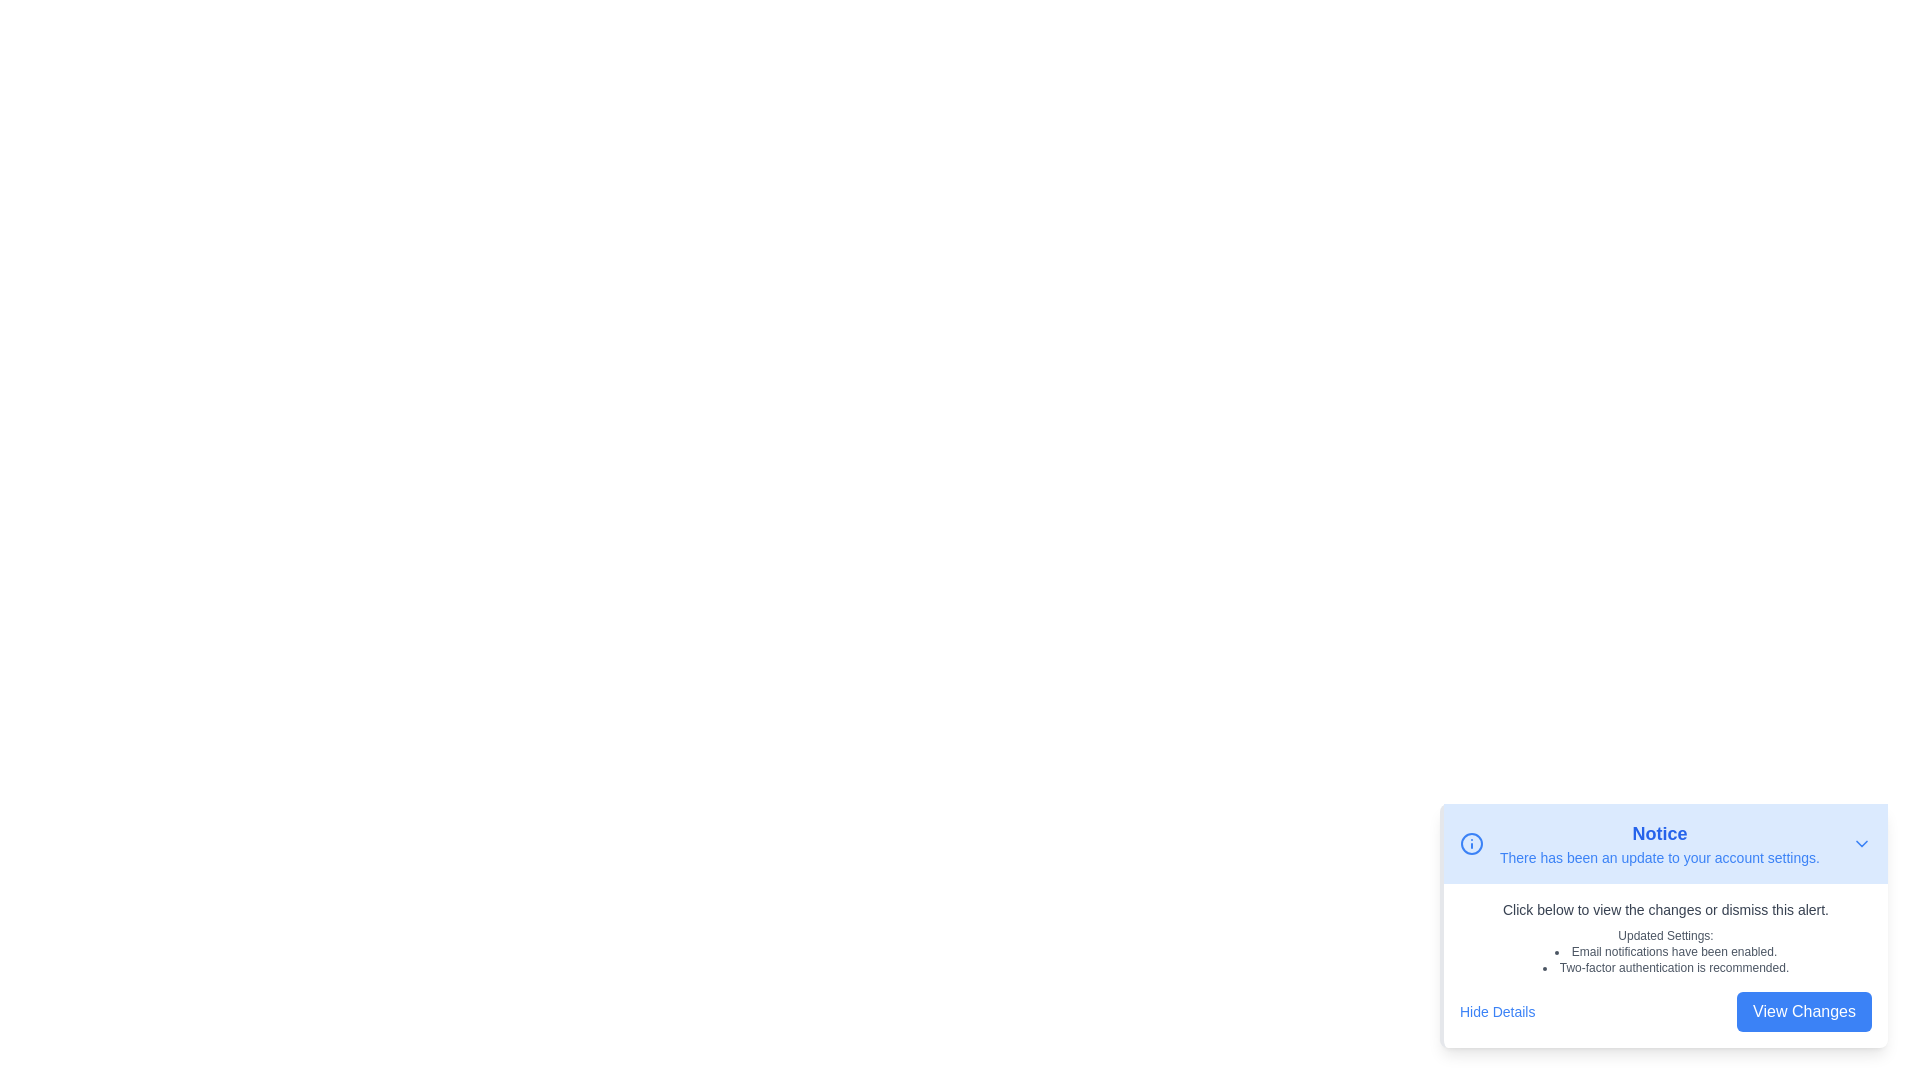  I want to click on the Icon button located at the upper-right corner of the notification box, which serves as a dropdown toggle for expanding or collapsing the associated content, so click(1861, 844).